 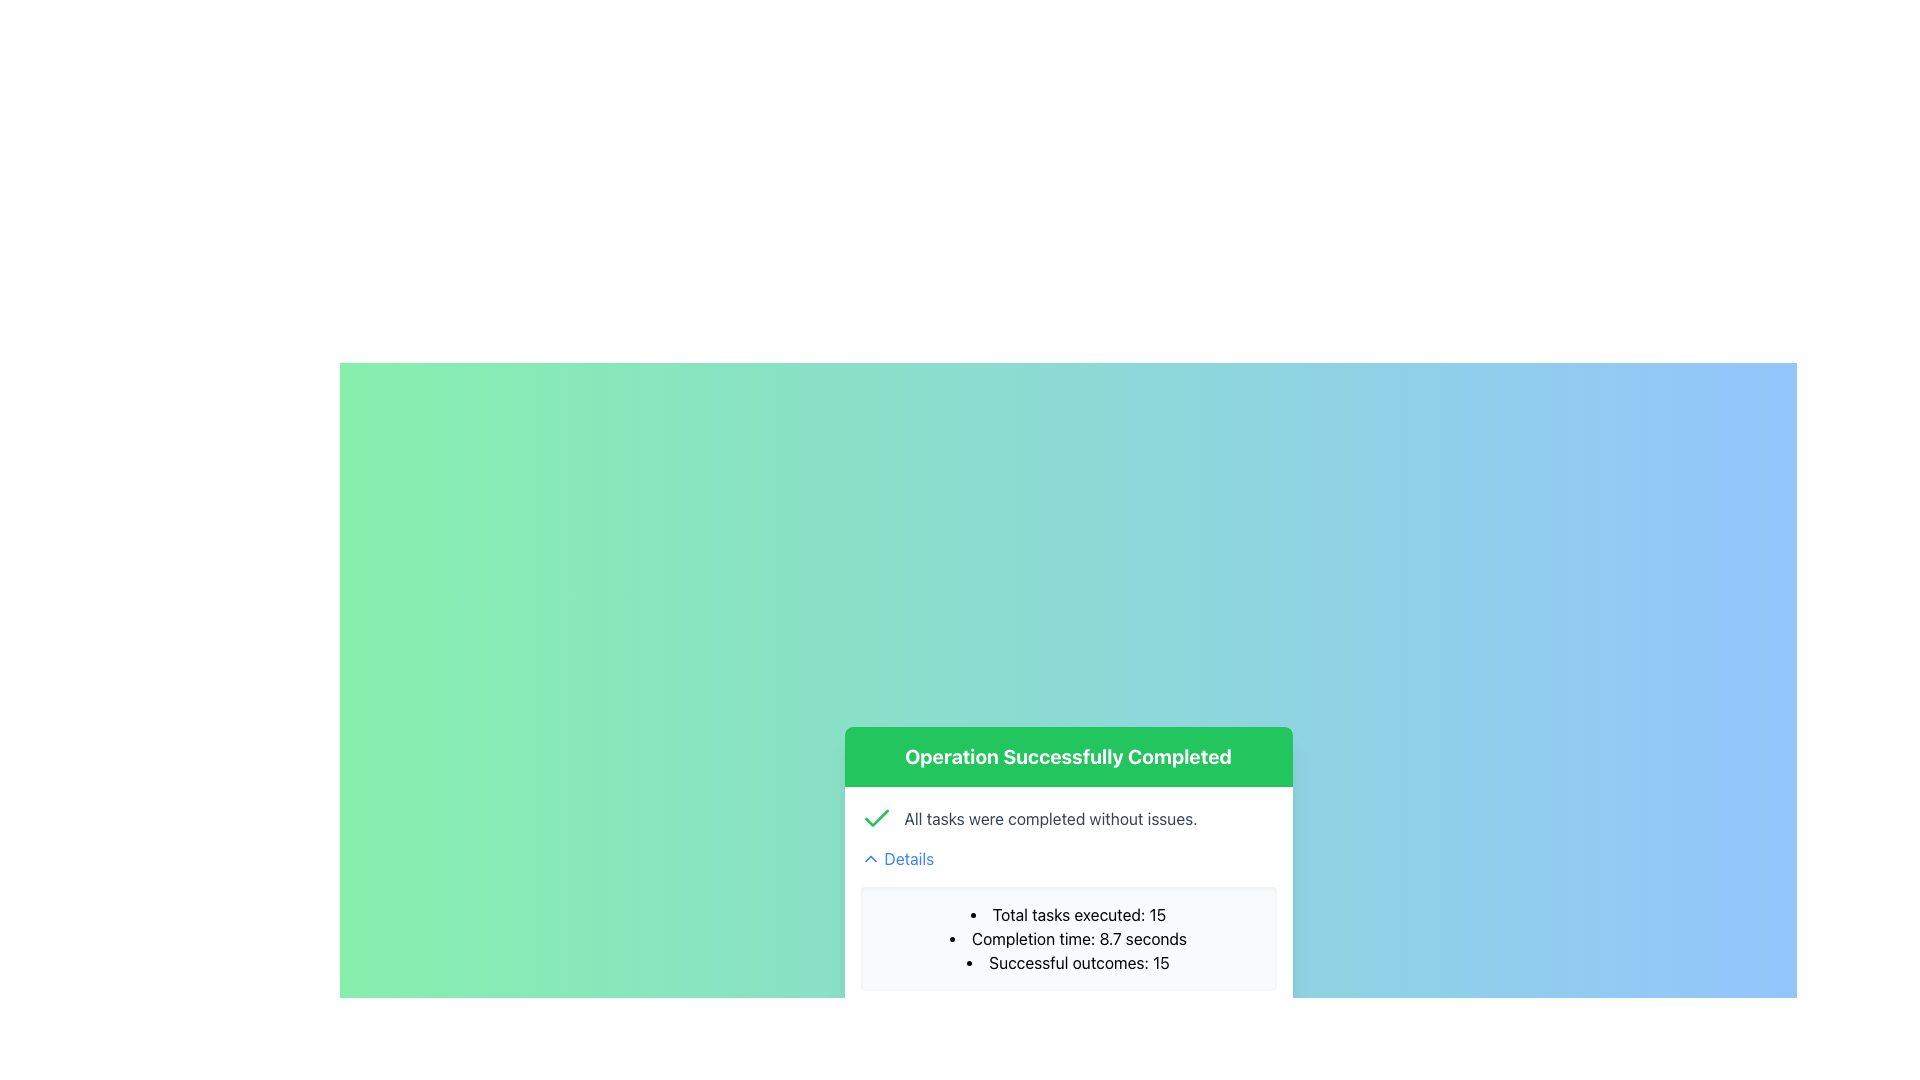 What do you see at coordinates (1050, 818) in the screenshot?
I see `the text element displaying 'All tasks were completed without issues.' which is located under the 'Operation Successfully Completed' header and next to a green checkmark icon` at bounding box center [1050, 818].